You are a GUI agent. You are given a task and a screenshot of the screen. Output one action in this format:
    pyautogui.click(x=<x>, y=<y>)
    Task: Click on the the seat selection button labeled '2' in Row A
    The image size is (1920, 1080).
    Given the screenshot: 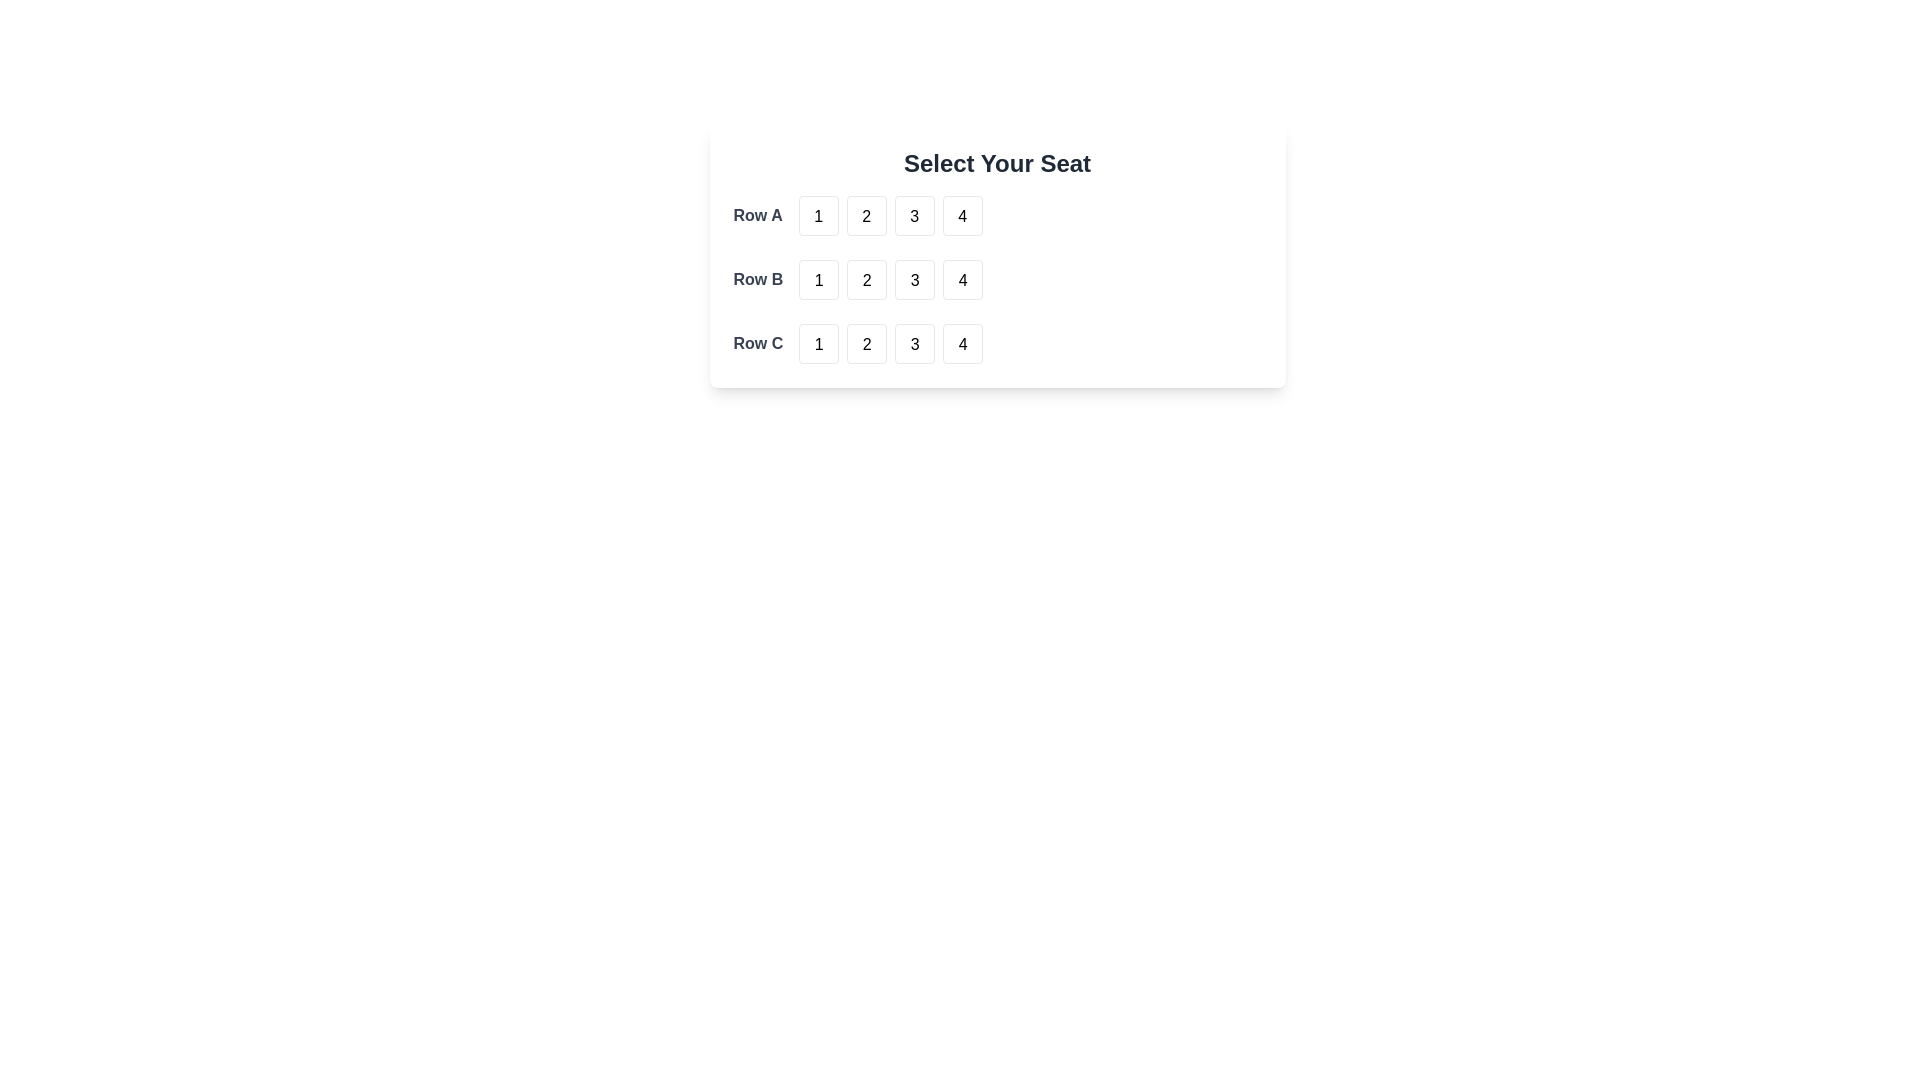 What is the action you would take?
    pyautogui.click(x=866, y=216)
    